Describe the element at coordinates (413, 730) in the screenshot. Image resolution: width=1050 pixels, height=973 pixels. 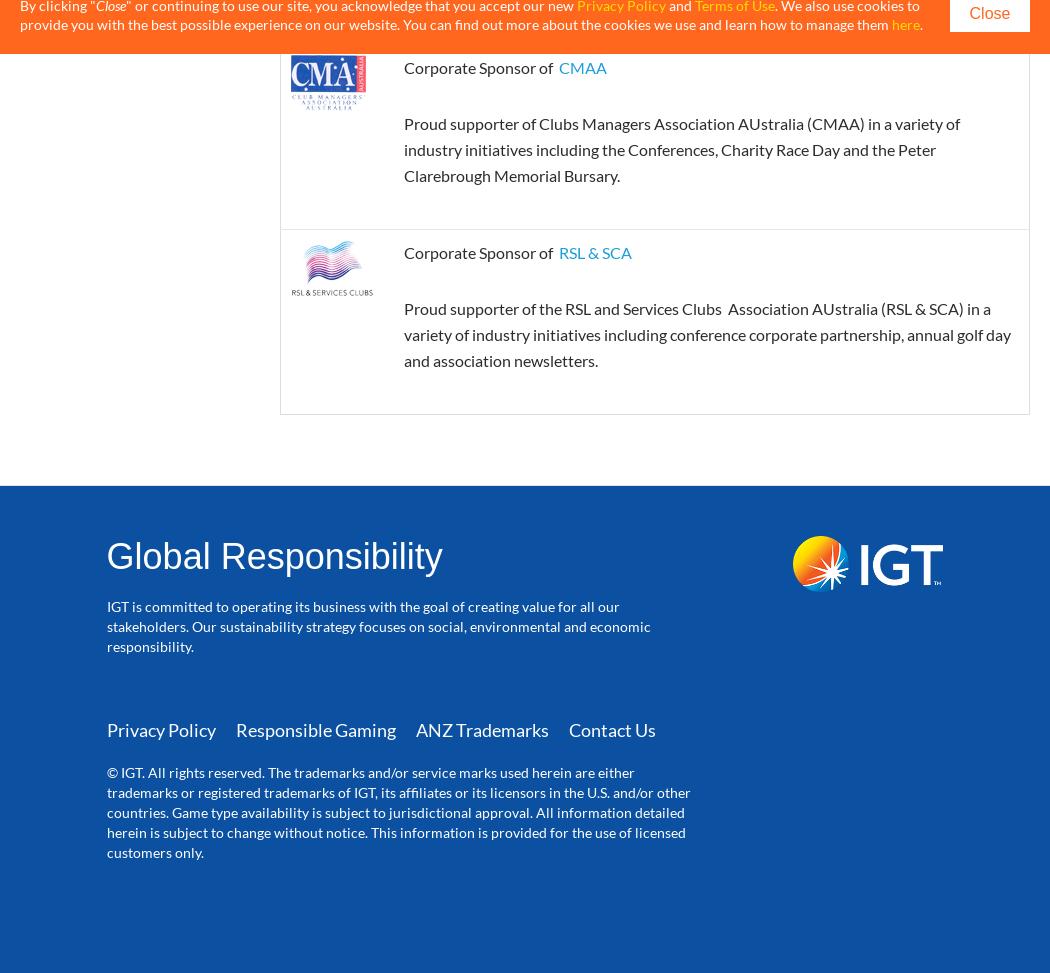
I see `'ANZ Trademarks'` at that location.